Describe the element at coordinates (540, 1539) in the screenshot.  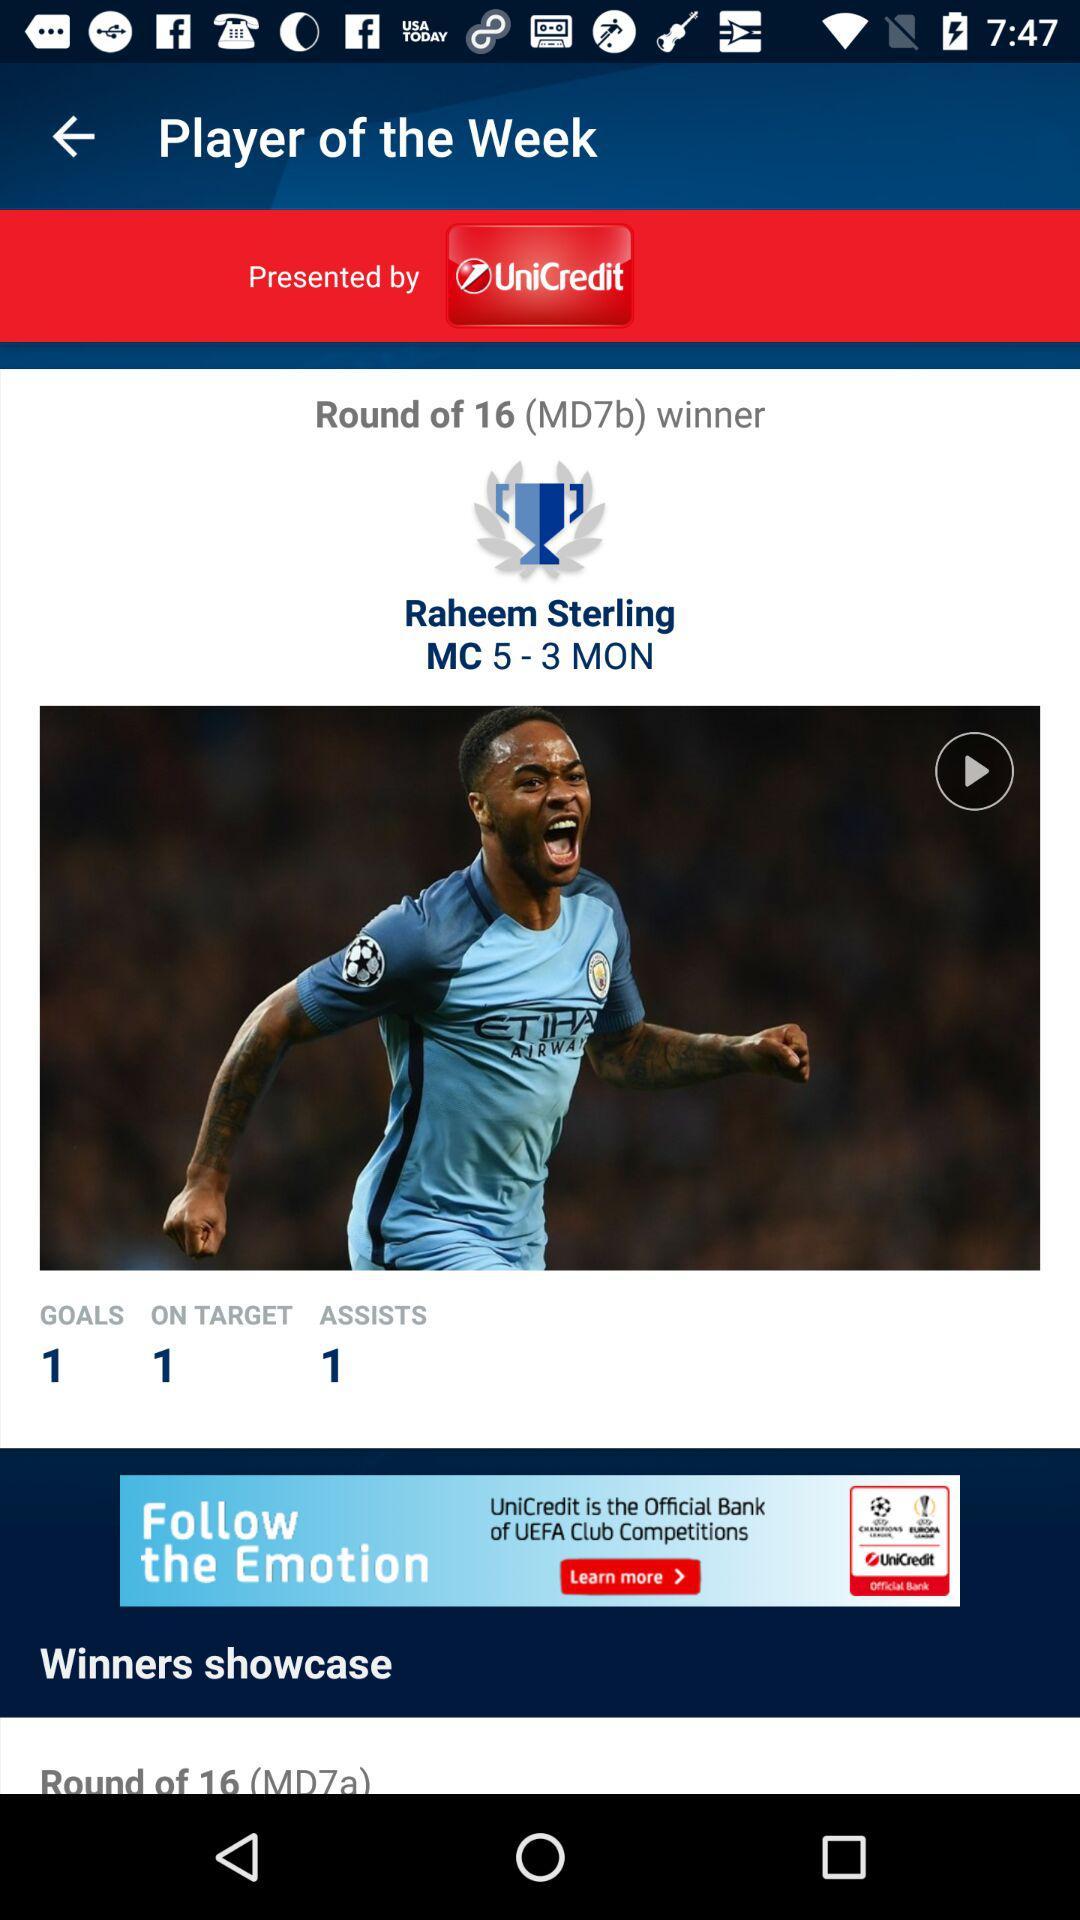
I see `see a advertisement` at that location.